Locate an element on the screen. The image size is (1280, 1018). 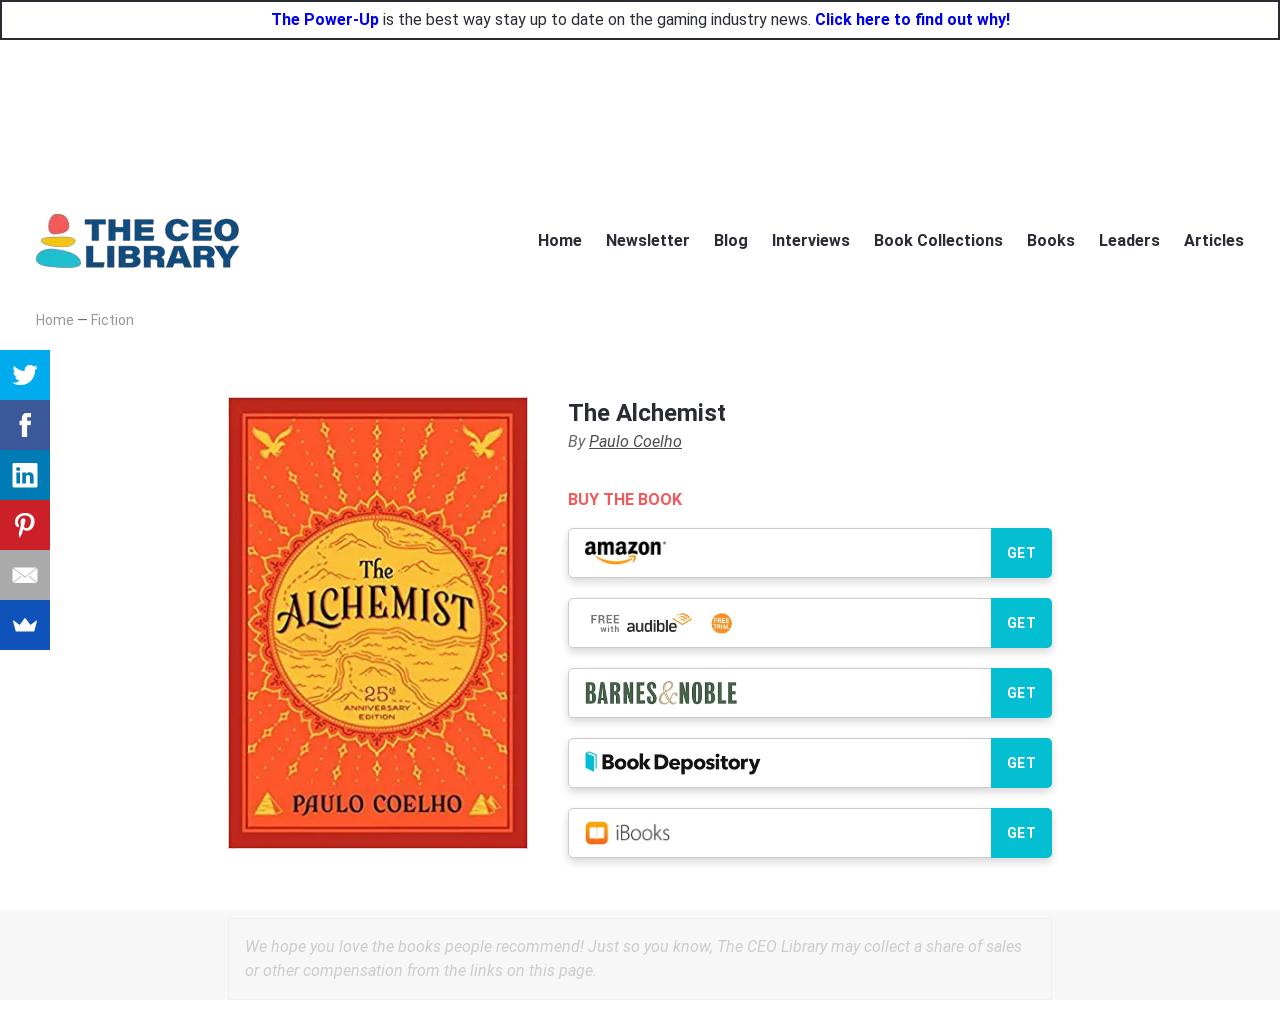
'Newsletter' is located at coordinates (647, 238).